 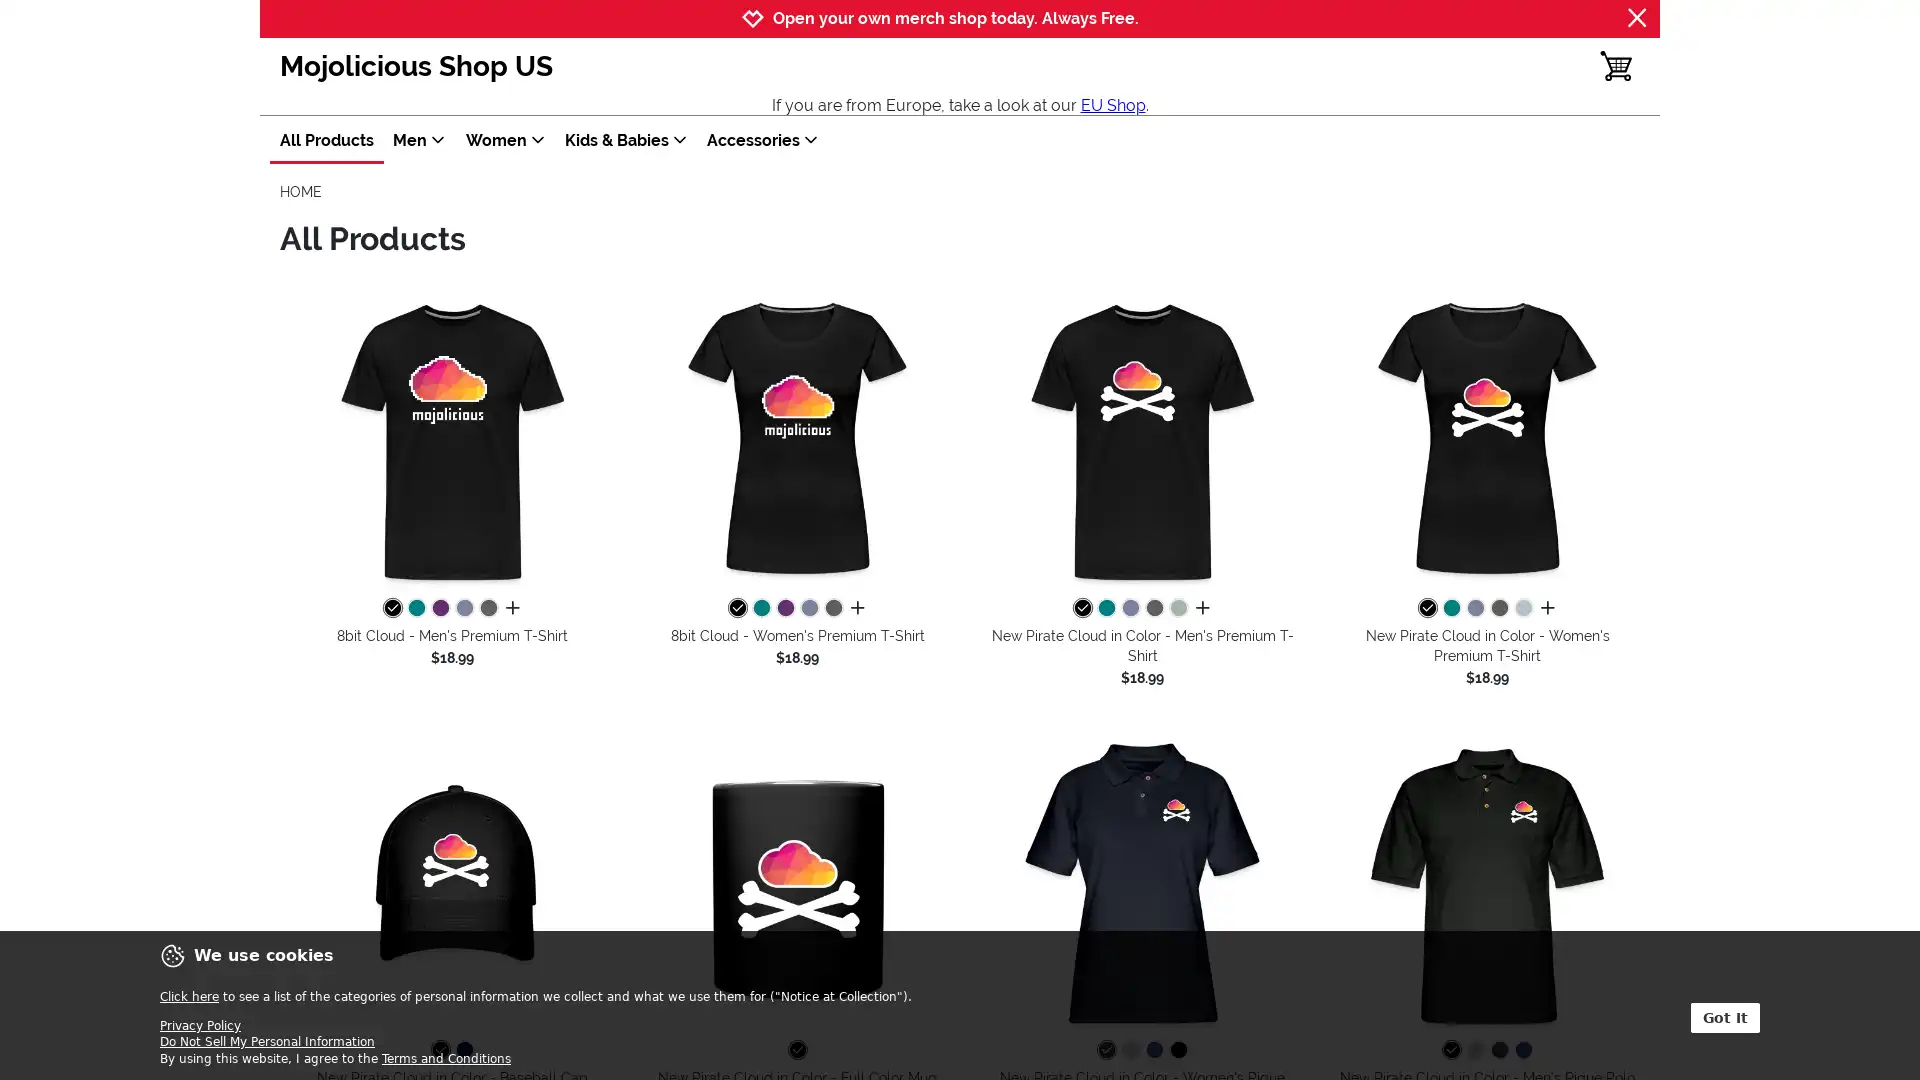 I want to click on New Pirate Cloud in Color - Men's Pique Polo Shirt, so click(x=1487, y=881).